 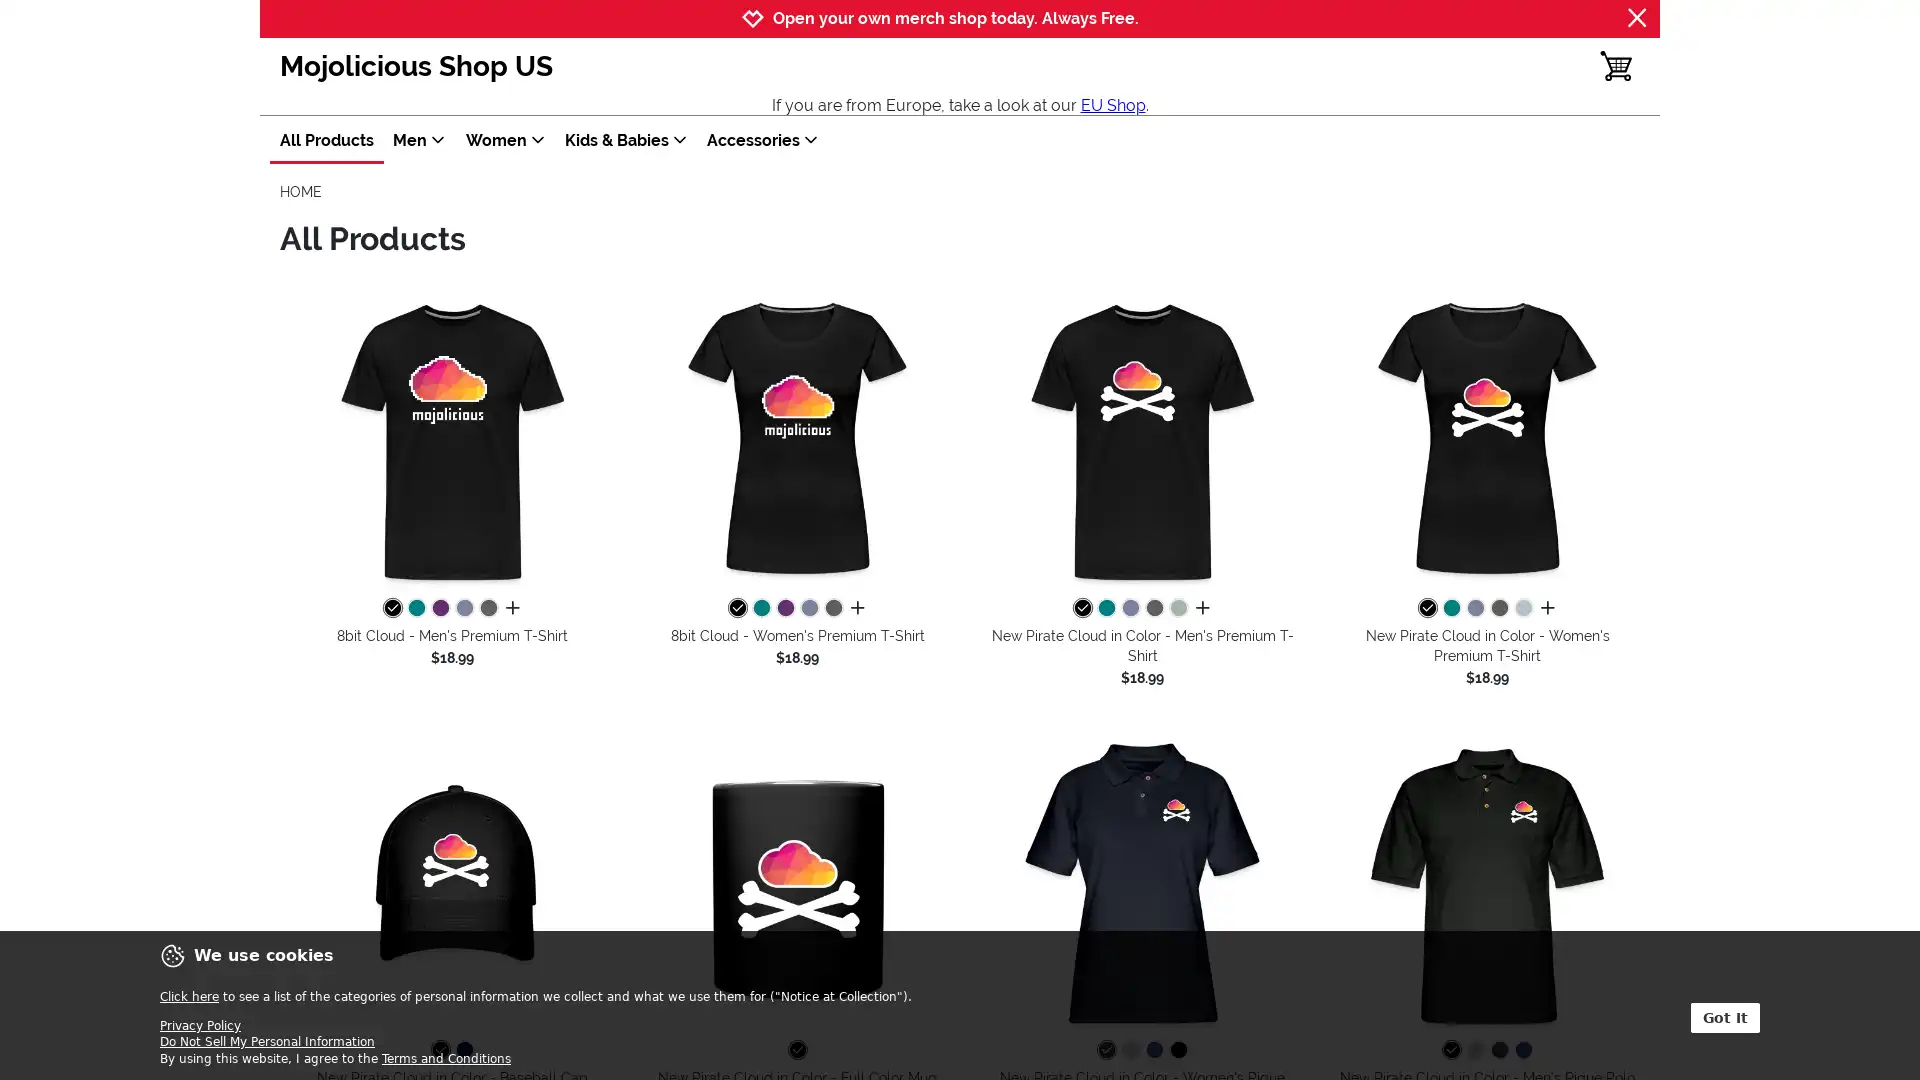 I want to click on New Pirate Cloud in Color - Men's Pique Polo Shirt, so click(x=1487, y=881).